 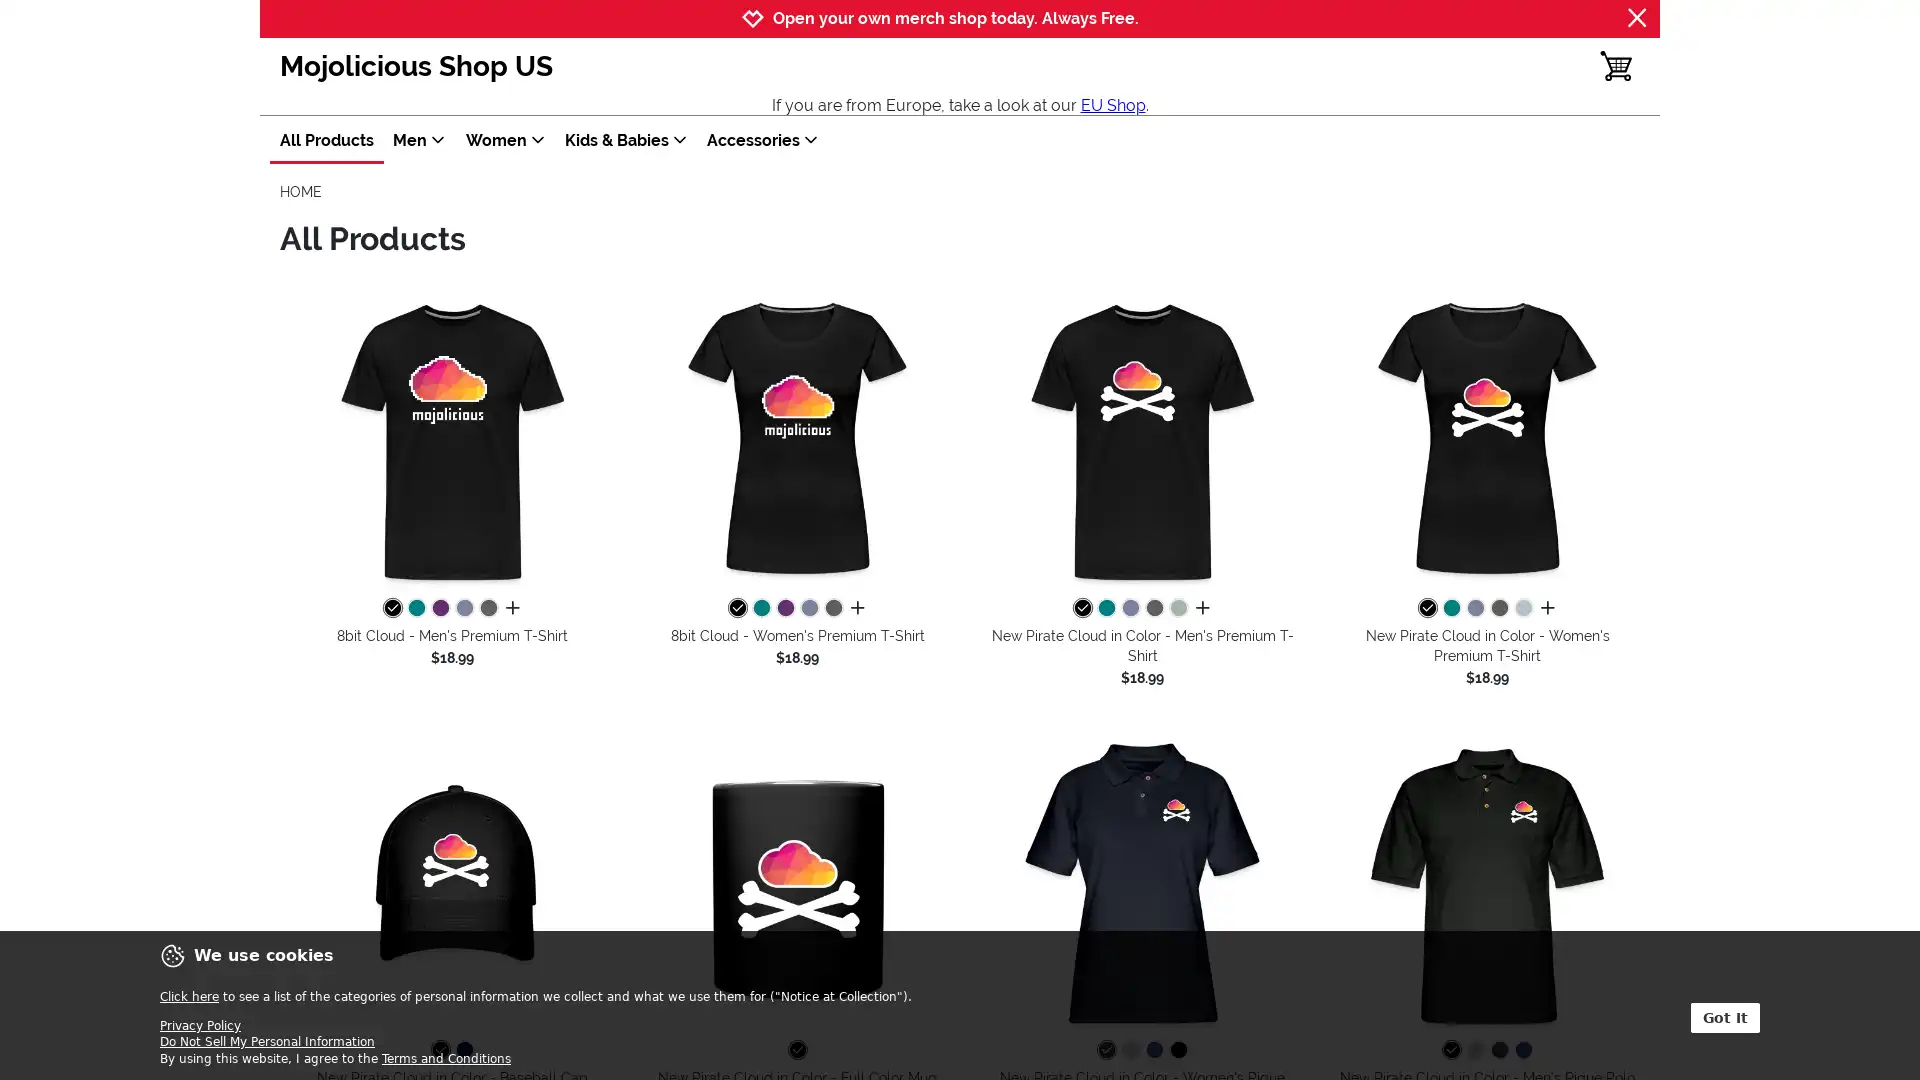 I want to click on New Pirate Cloud in Color - Men's Pique Polo Shirt, so click(x=1487, y=881).